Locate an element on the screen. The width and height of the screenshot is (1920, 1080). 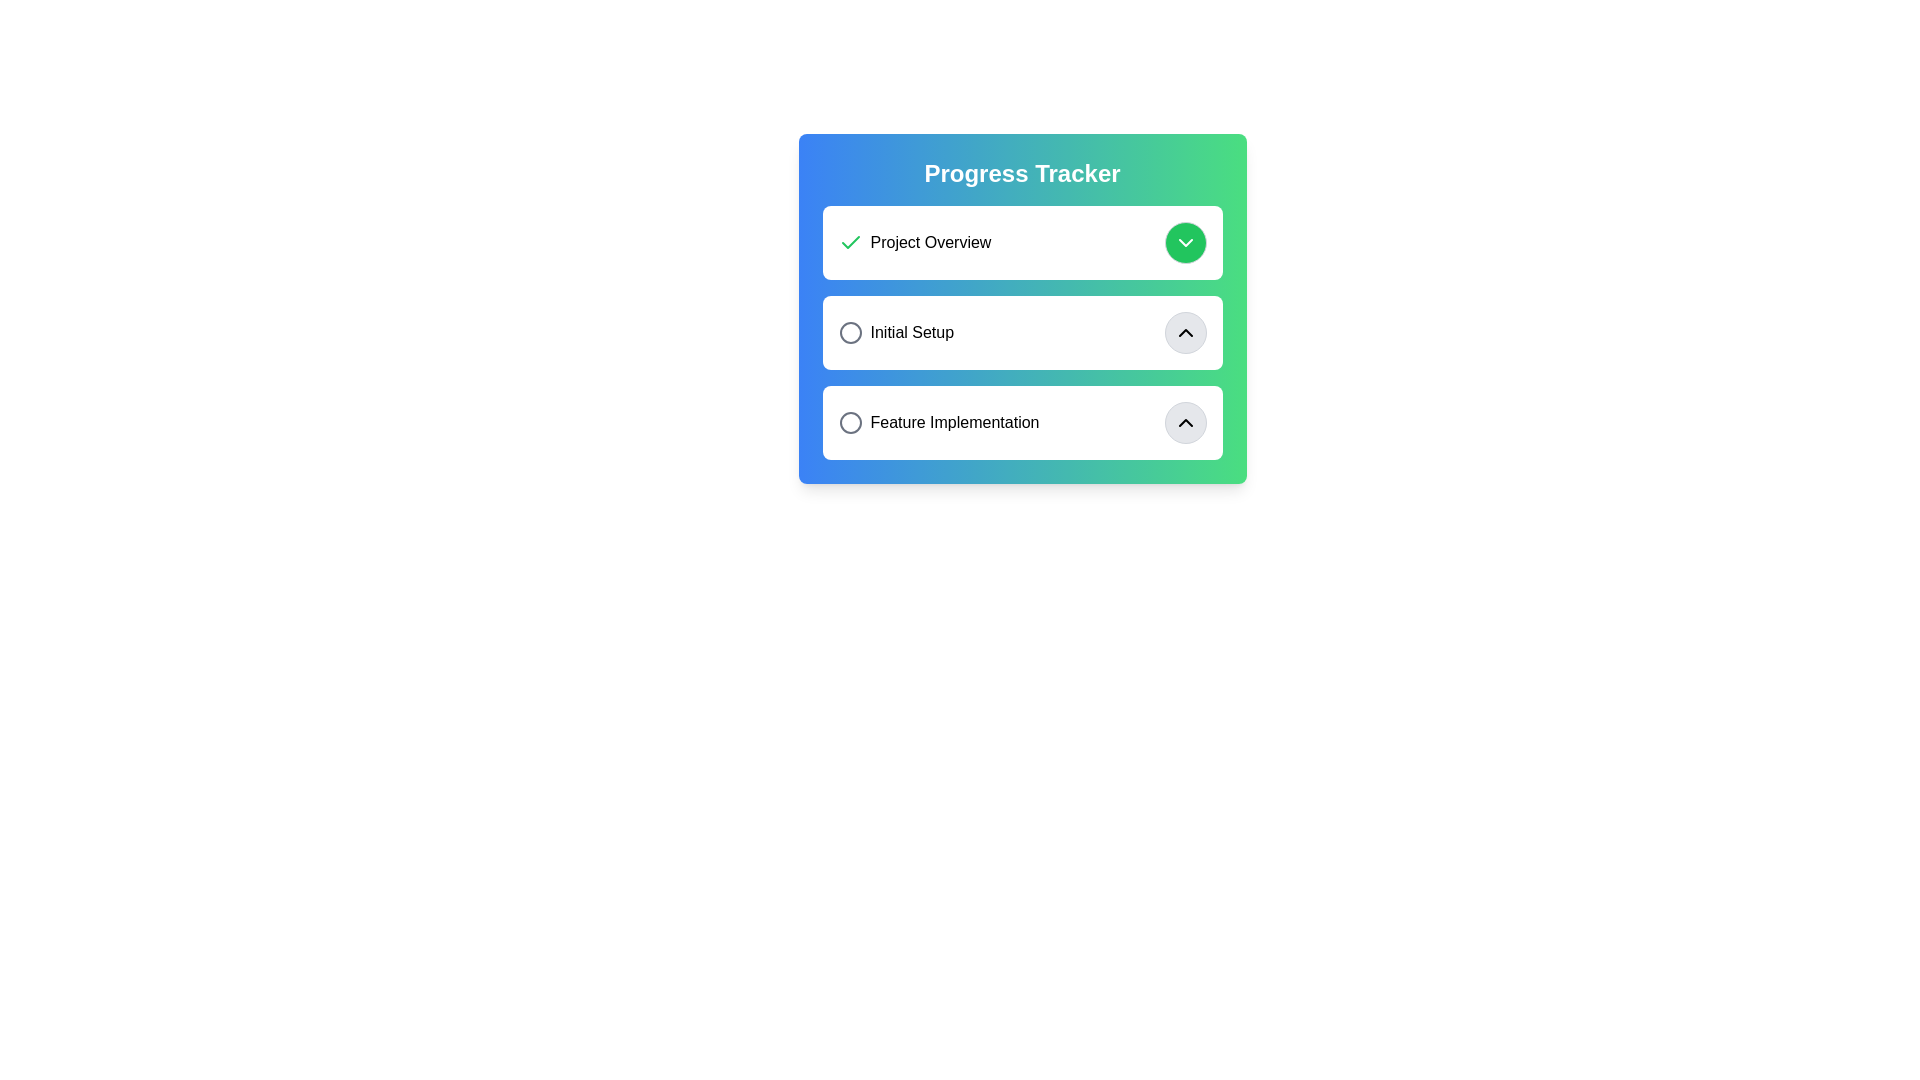
the completion indicator icon for the 'Project Overview' item in the progress tracker, located at the uppermost position on the right side is located at coordinates (850, 241).